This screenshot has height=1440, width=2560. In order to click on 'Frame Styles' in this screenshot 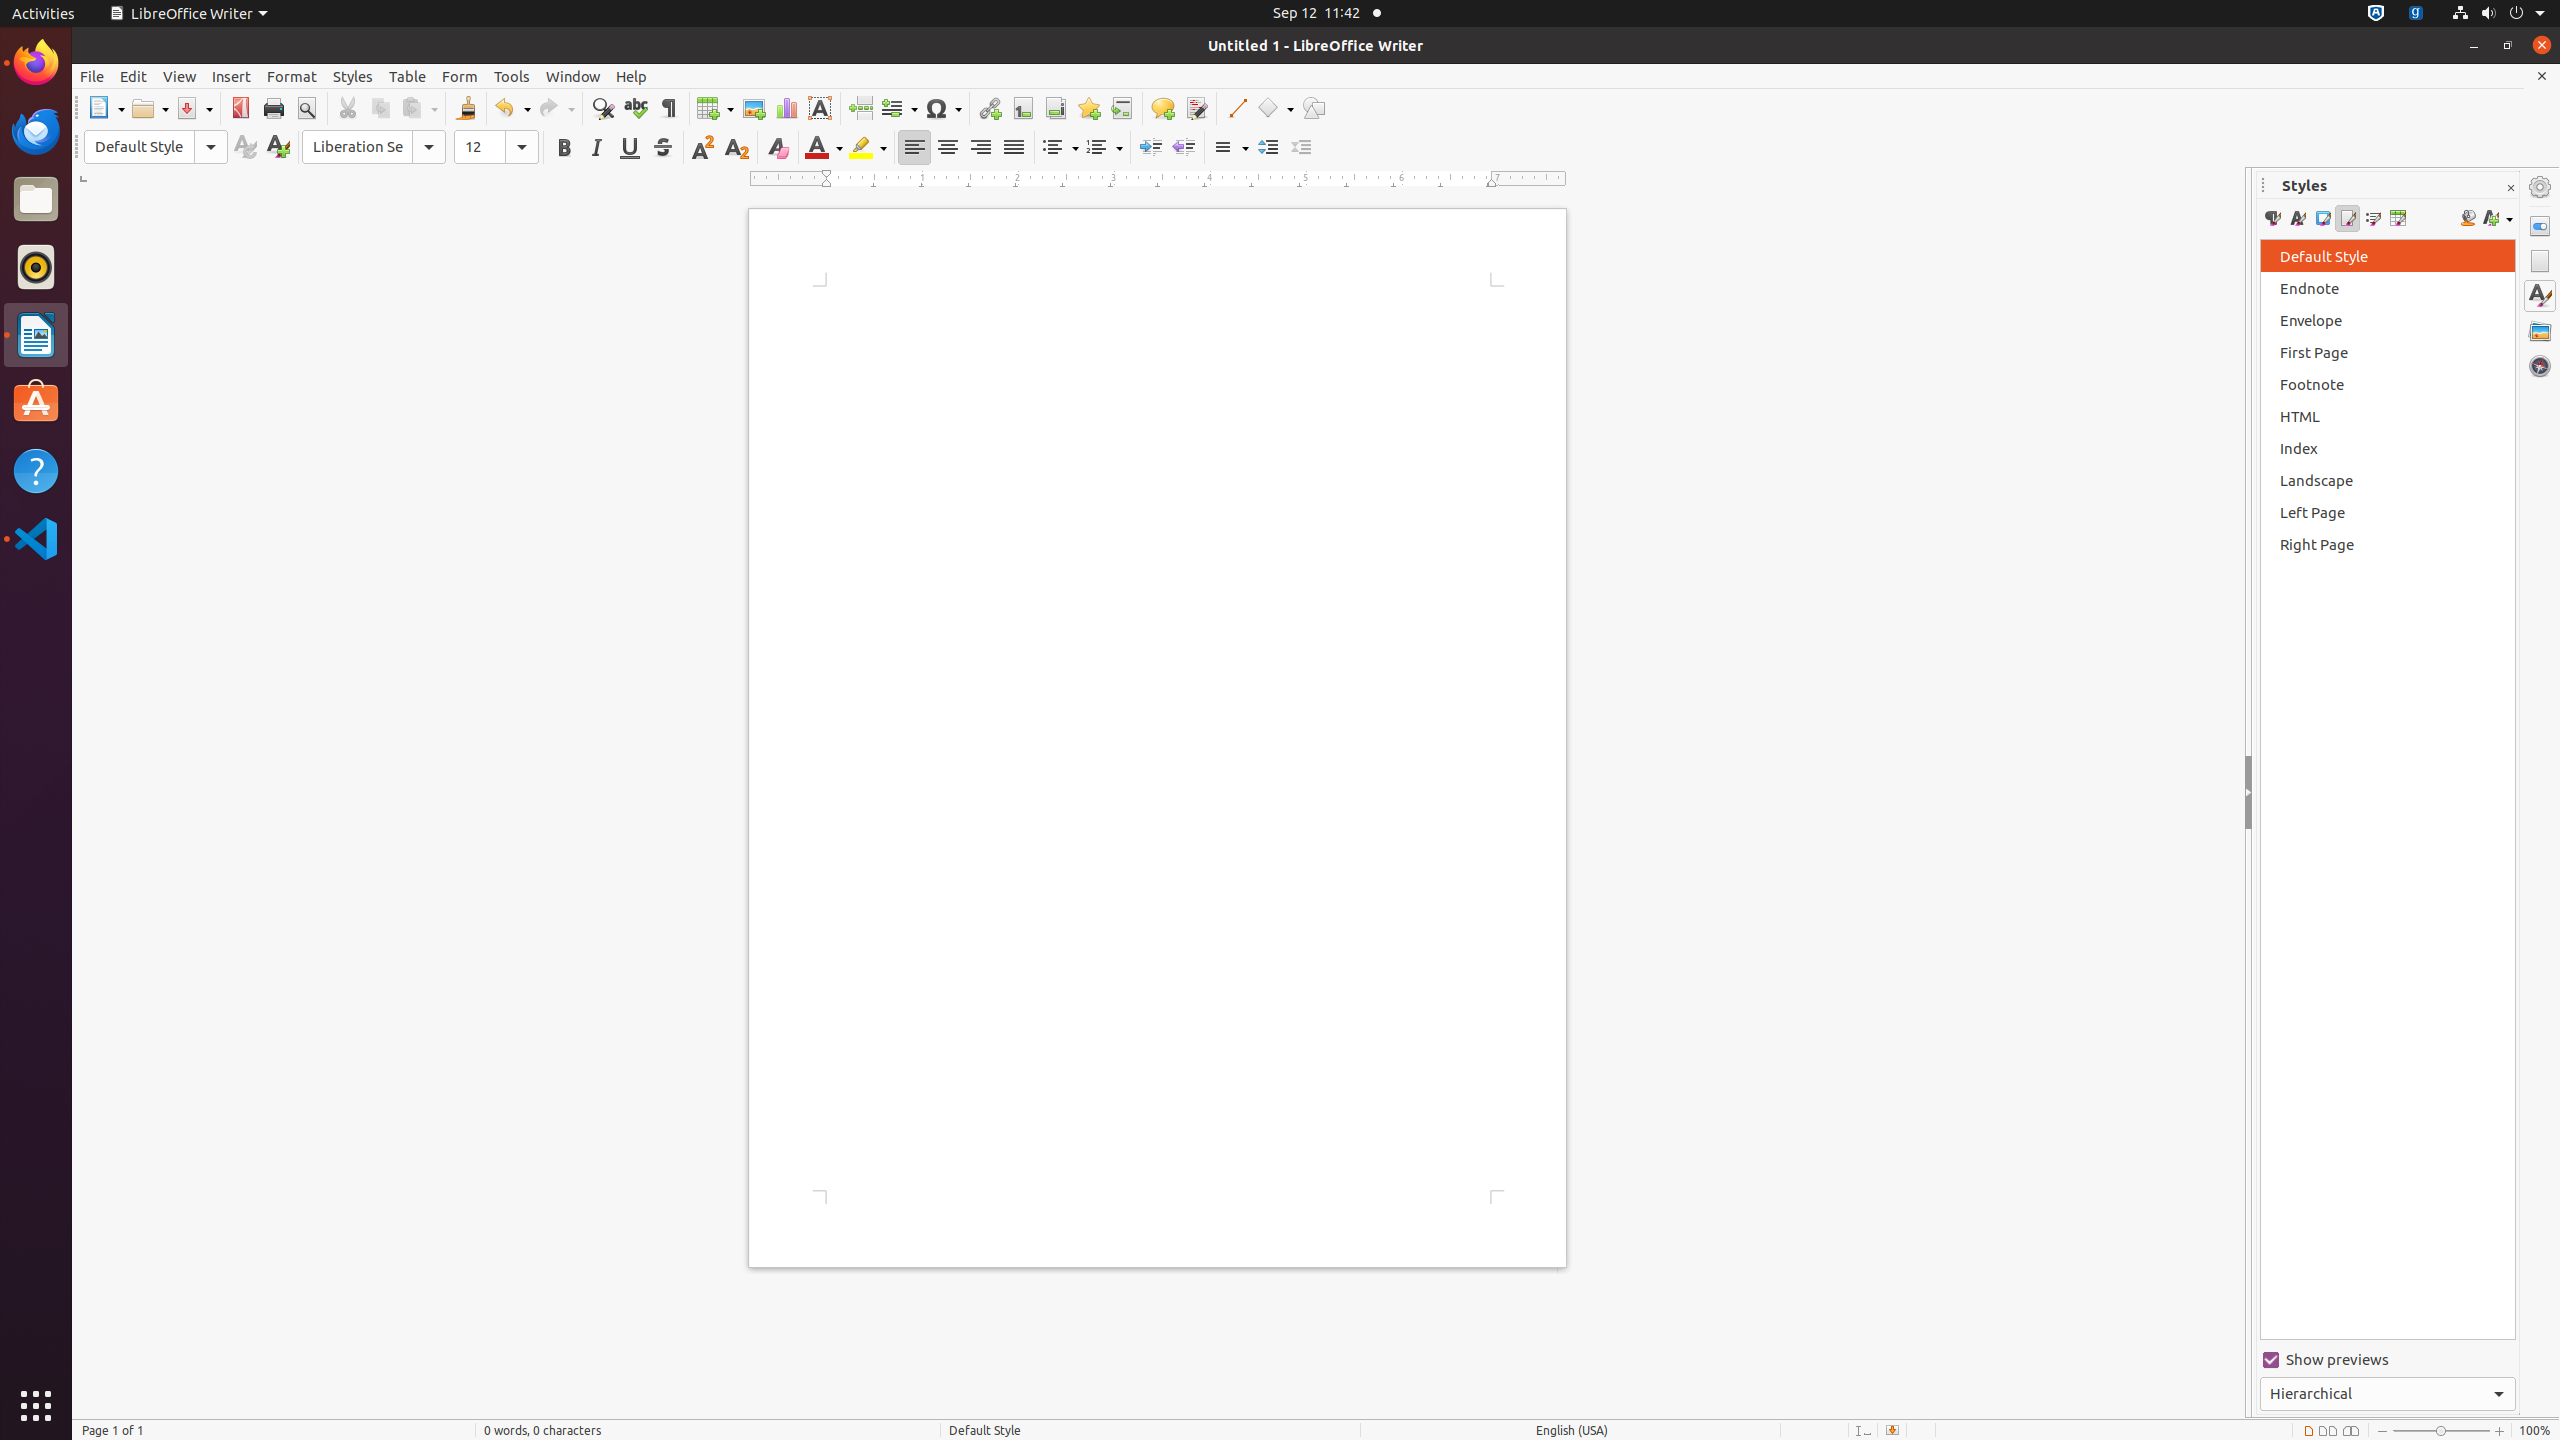, I will do `click(2321, 218)`.